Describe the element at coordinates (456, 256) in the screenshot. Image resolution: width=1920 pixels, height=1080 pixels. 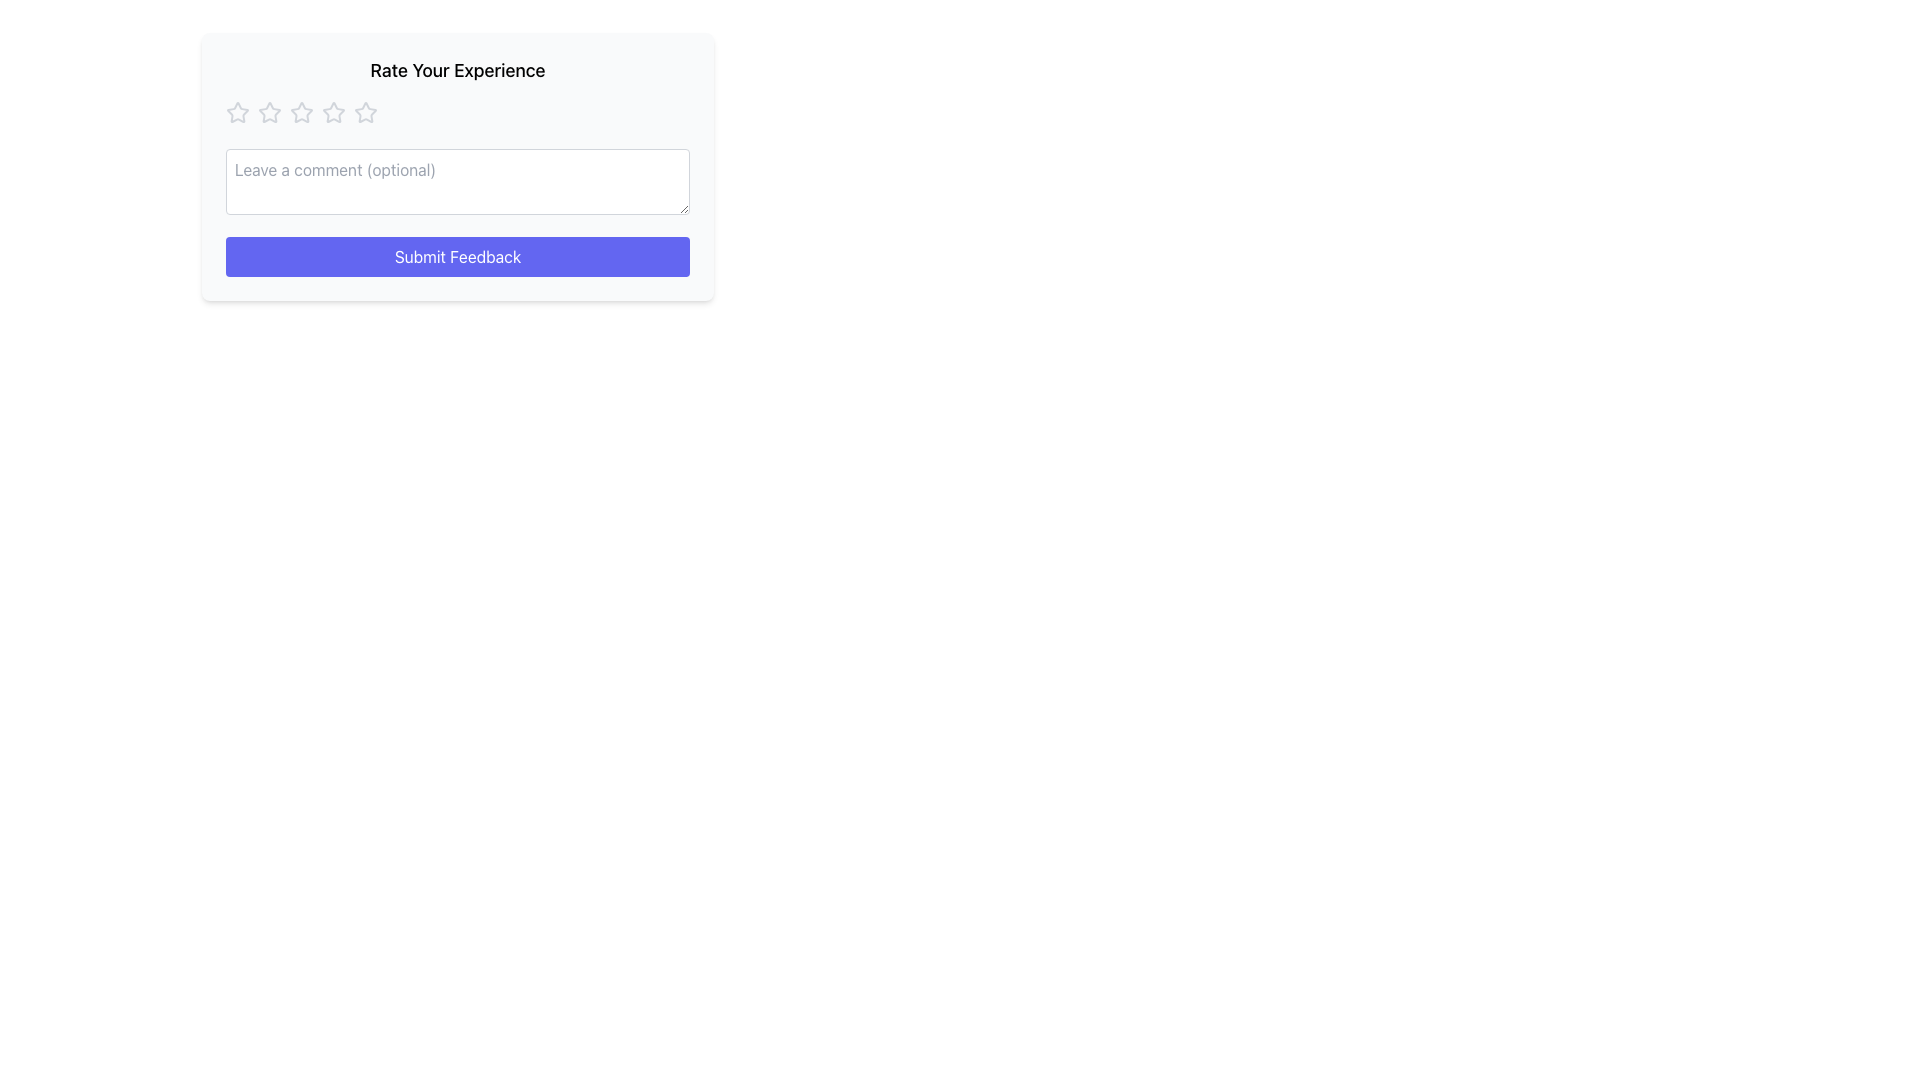
I see `the 'Submit Feedback' button, which is a large rectangular button with rounded corners, located at the bottom of the light gray feedback panel` at that location.